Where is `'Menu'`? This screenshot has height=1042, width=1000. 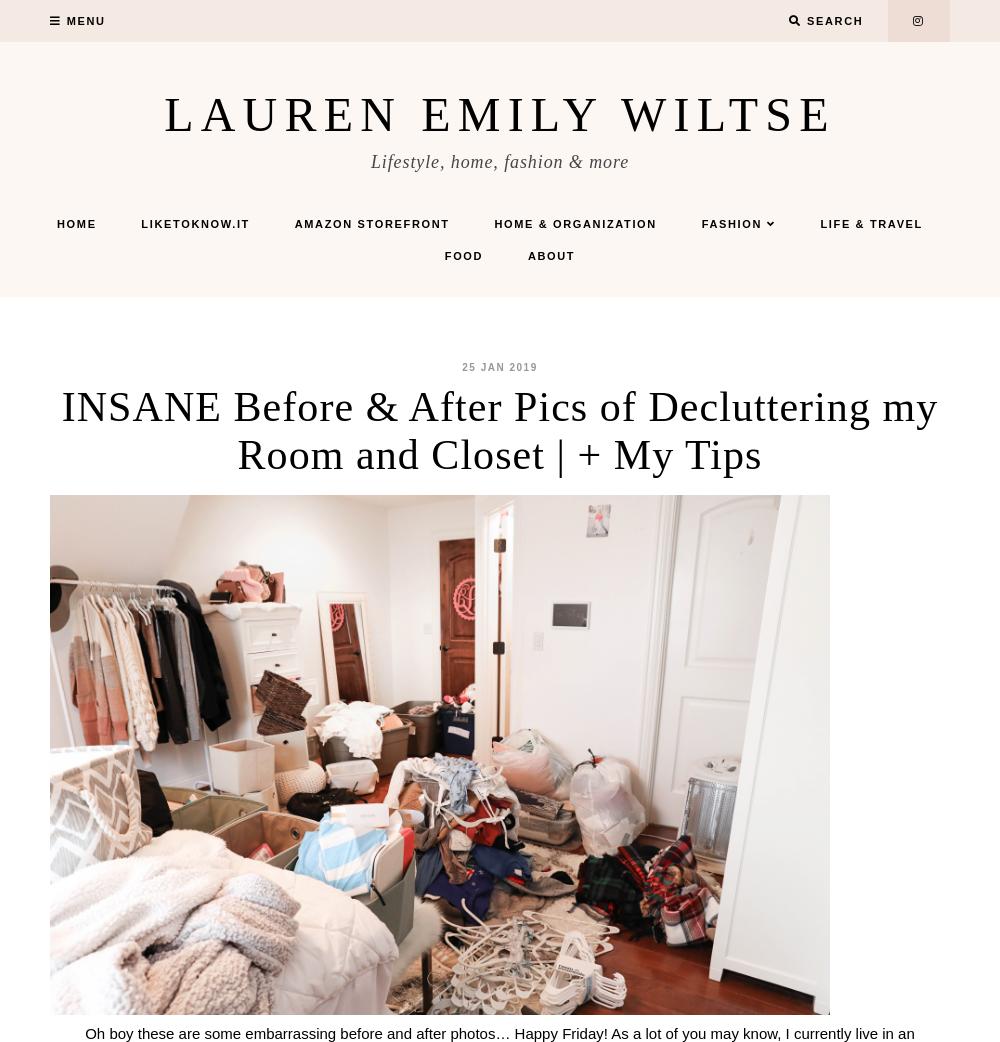
'Menu' is located at coordinates (84, 20).